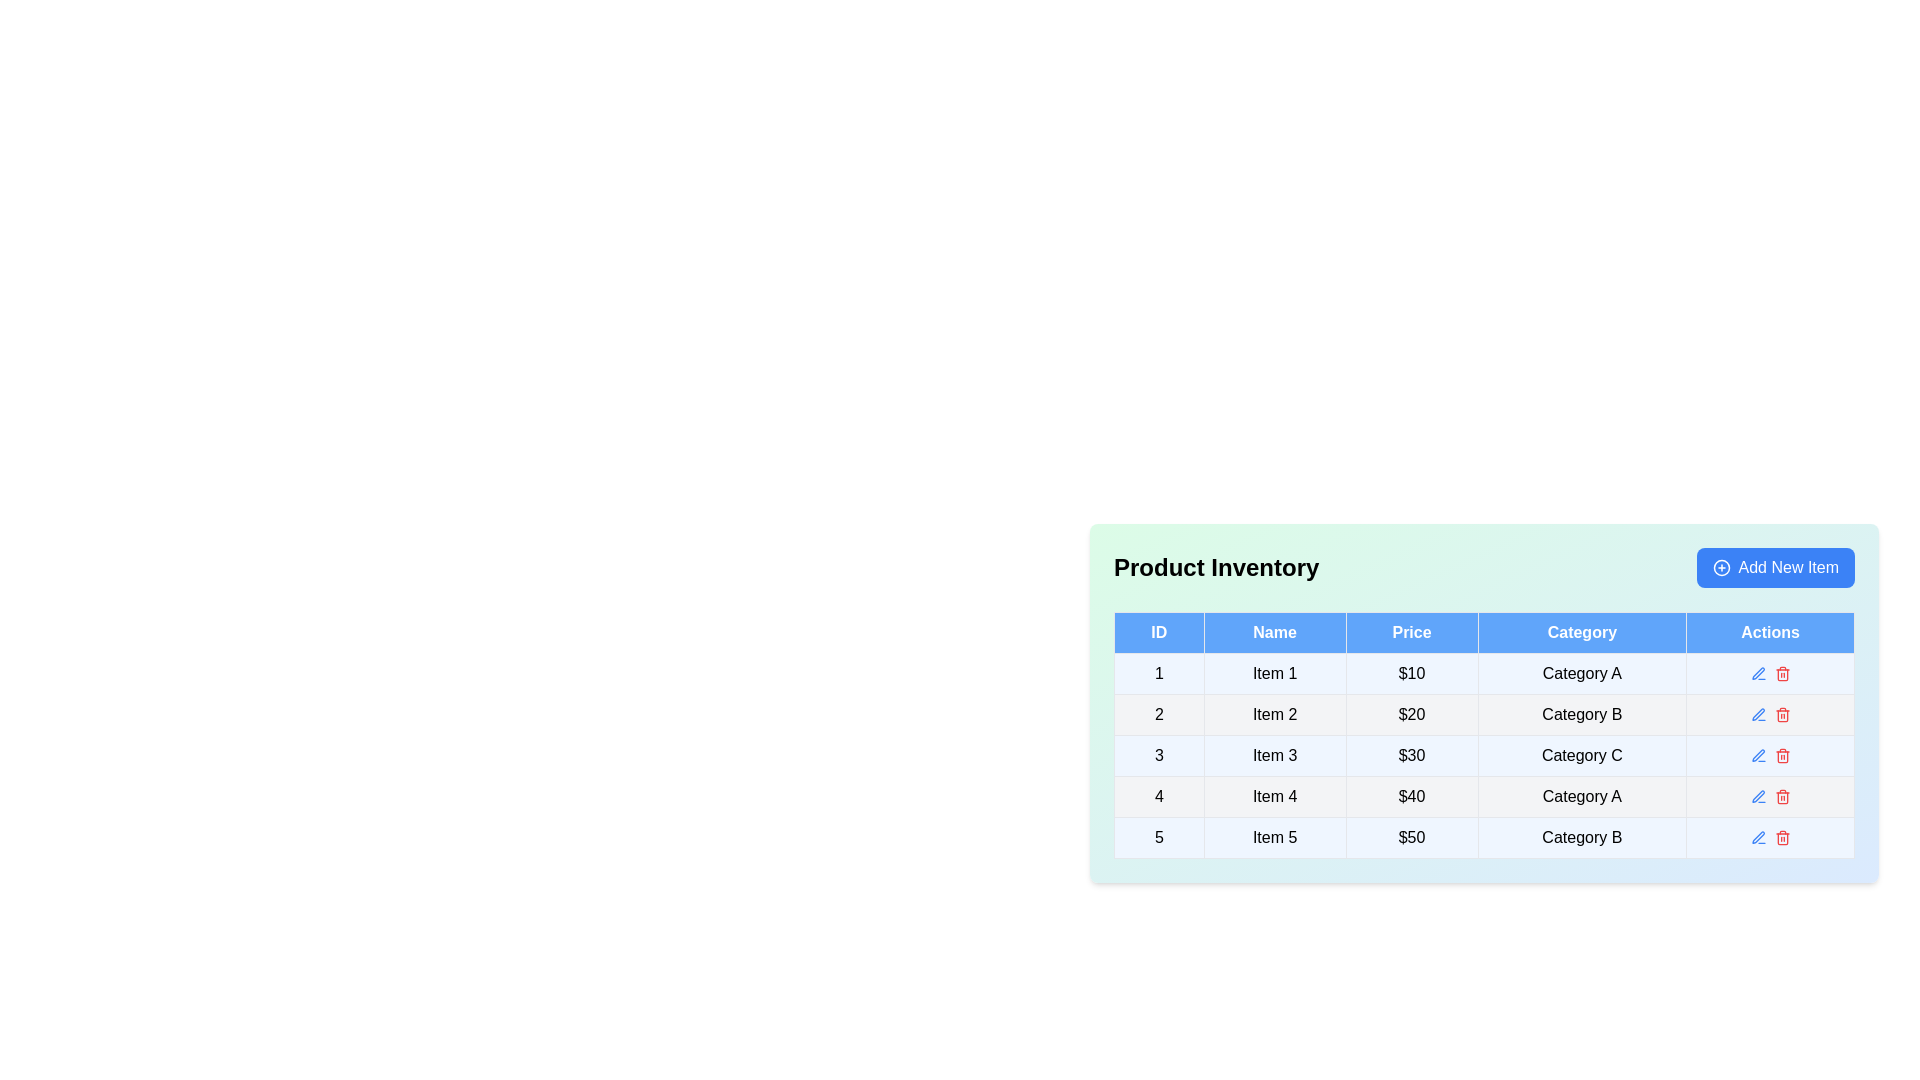 Image resolution: width=1920 pixels, height=1080 pixels. I want to click on the edit icon button styled as a pen symbol in the Actions column of the 'Item 3' row, so click(1757, 756).